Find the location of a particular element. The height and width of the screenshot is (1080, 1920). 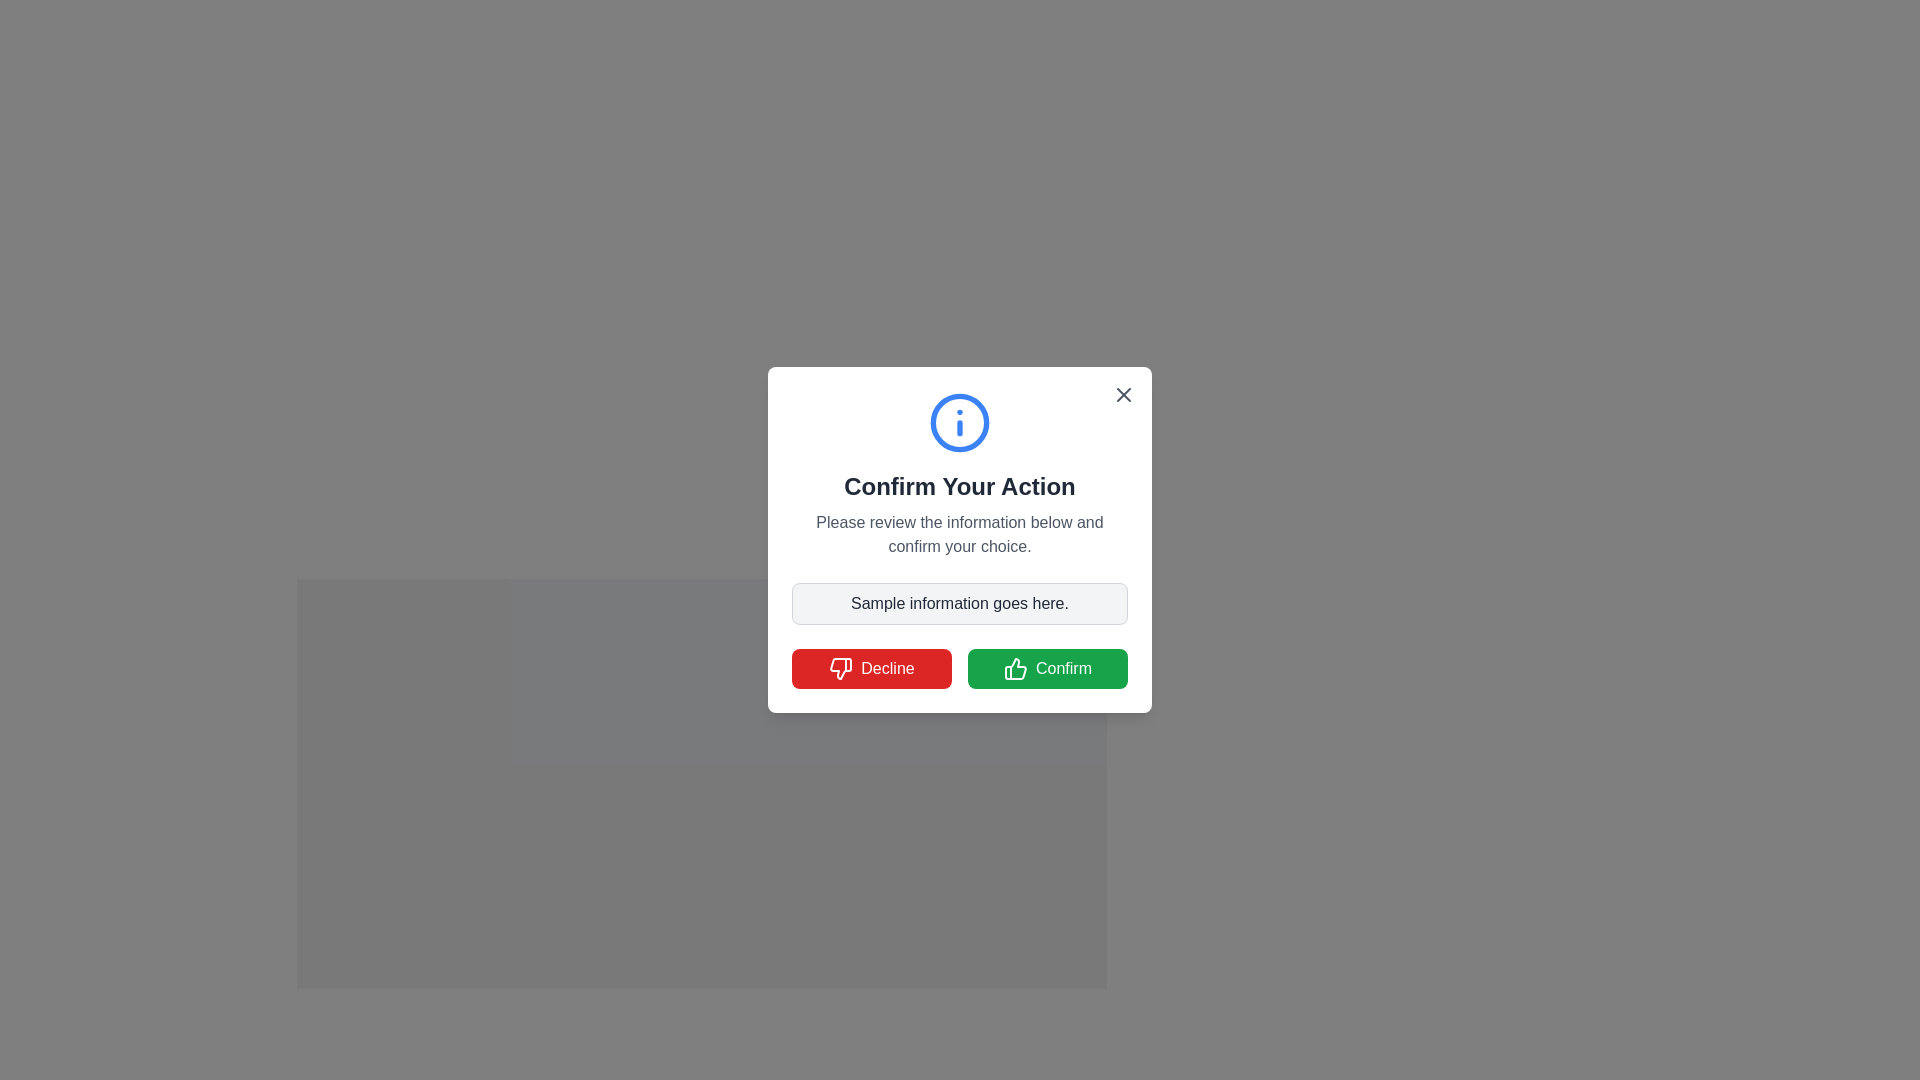

the green confirm button located in the lower part of the dialog, which is the rightmost option next to the red 'Decline' button is located at coordinates (1046, 668).